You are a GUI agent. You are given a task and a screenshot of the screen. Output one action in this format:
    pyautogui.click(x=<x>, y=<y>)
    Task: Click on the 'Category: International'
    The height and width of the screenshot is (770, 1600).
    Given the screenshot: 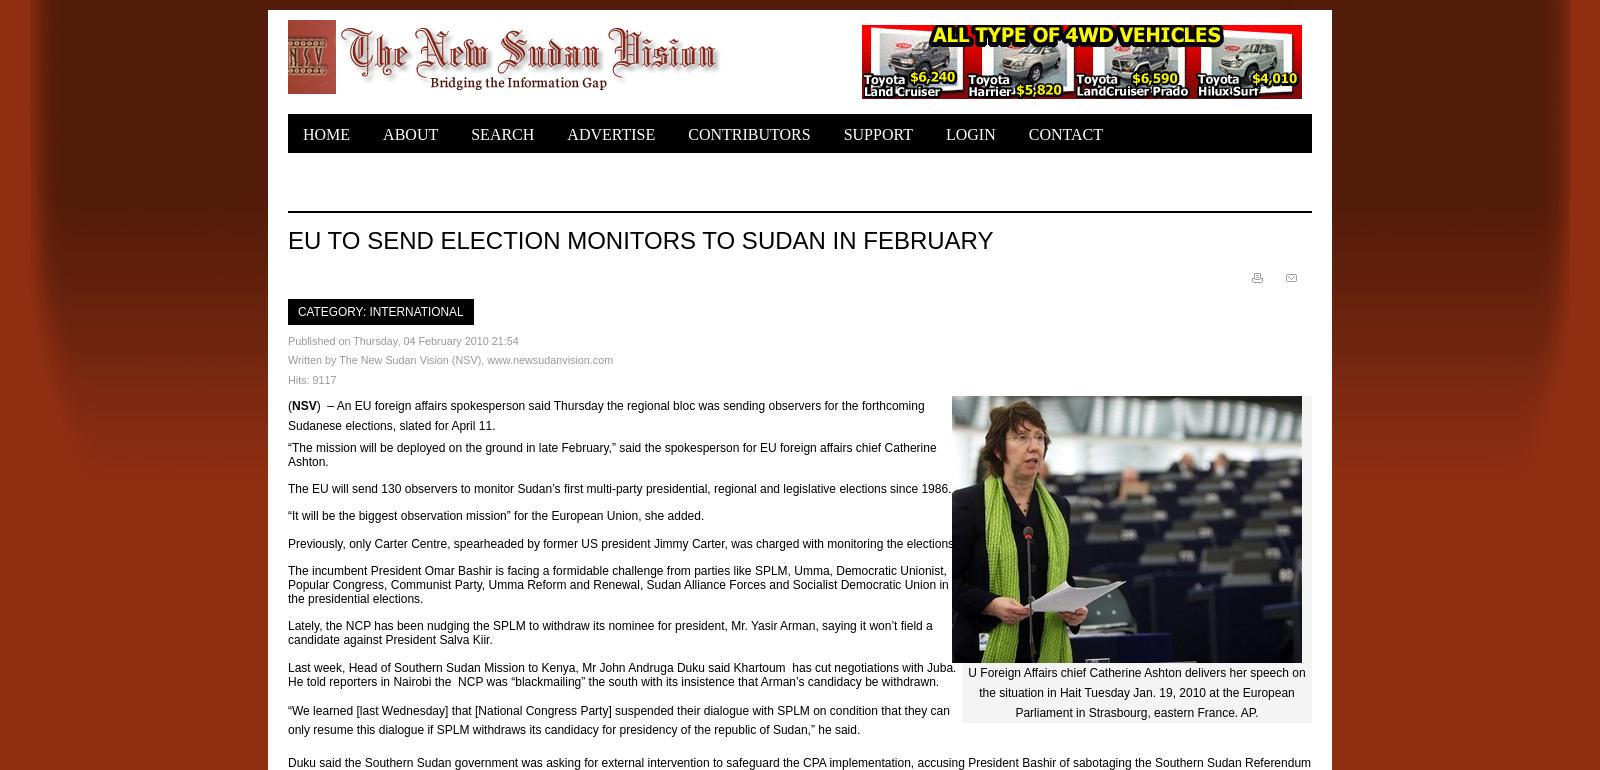 What is the action you would take?
    pyautogui.click(x=380, y=311)
    